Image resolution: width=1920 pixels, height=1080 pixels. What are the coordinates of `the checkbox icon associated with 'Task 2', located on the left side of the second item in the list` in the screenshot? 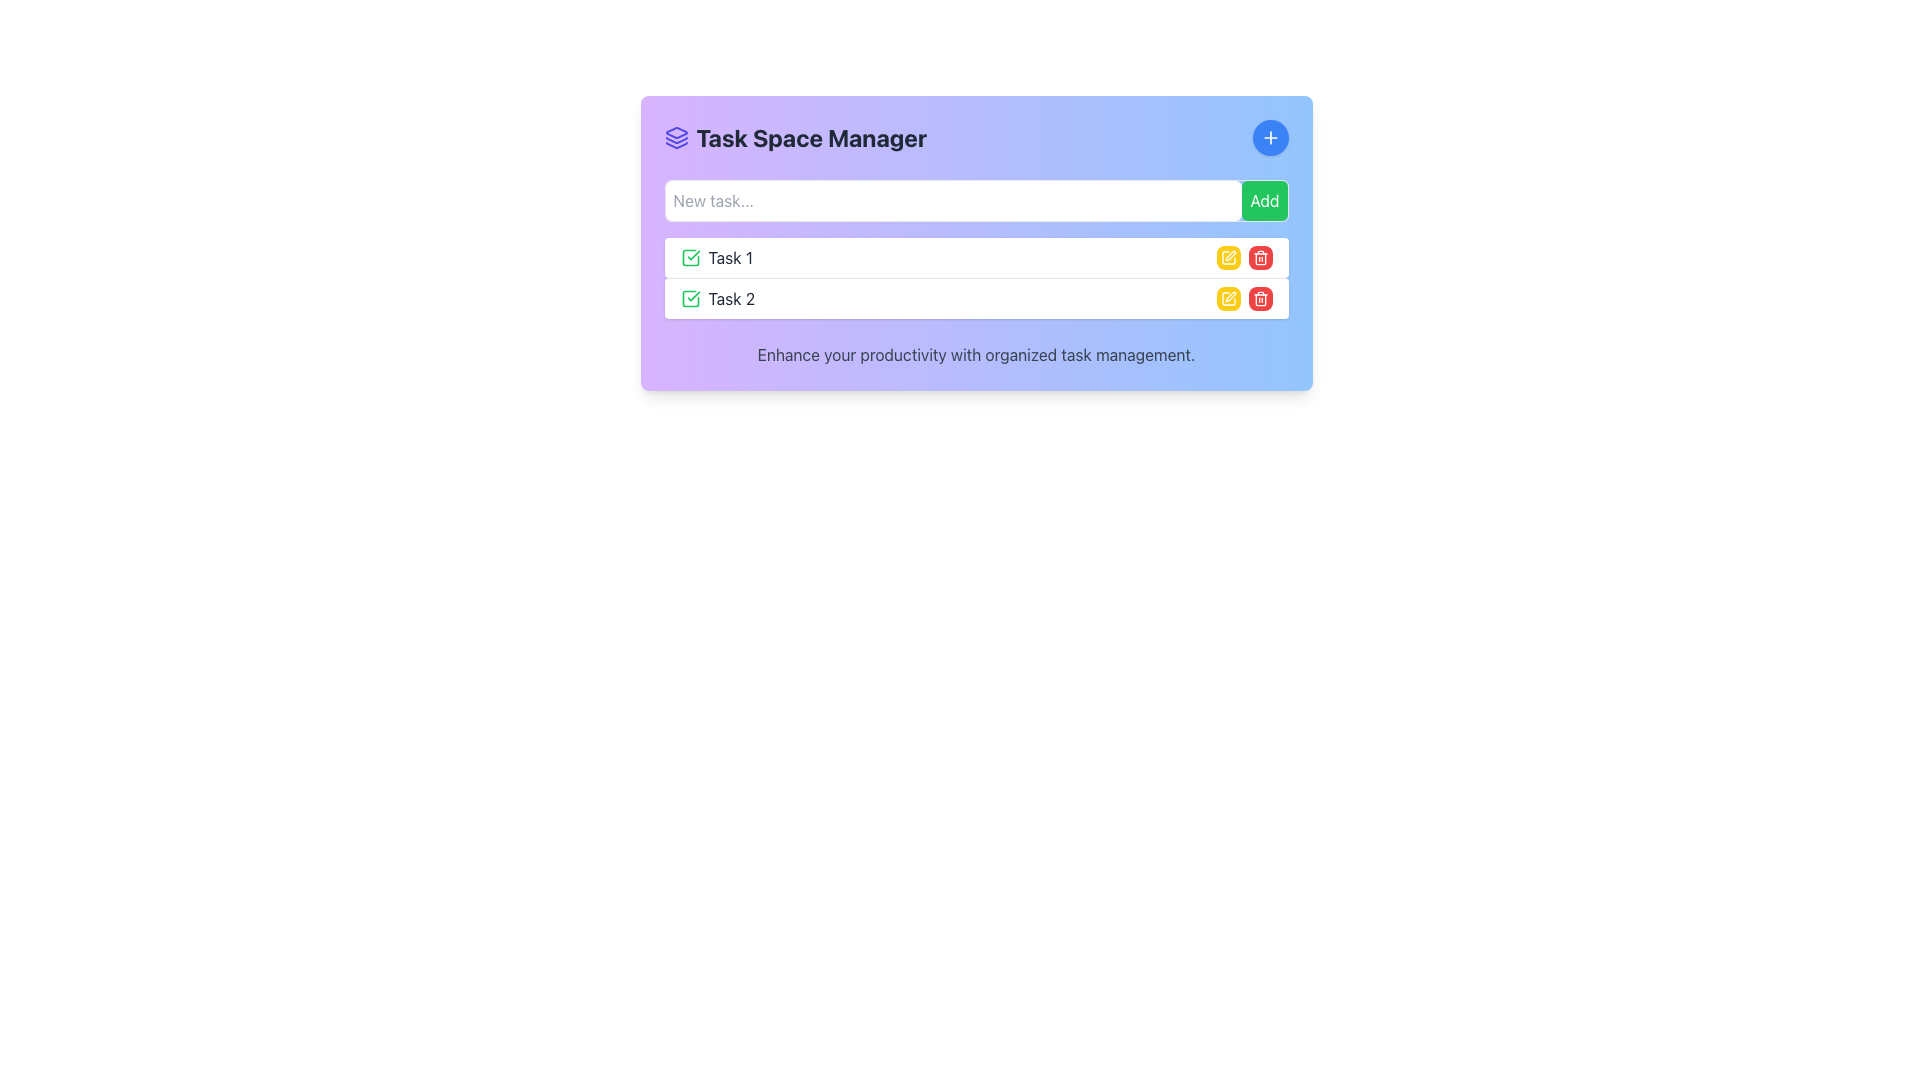 It's located at (690, 299).